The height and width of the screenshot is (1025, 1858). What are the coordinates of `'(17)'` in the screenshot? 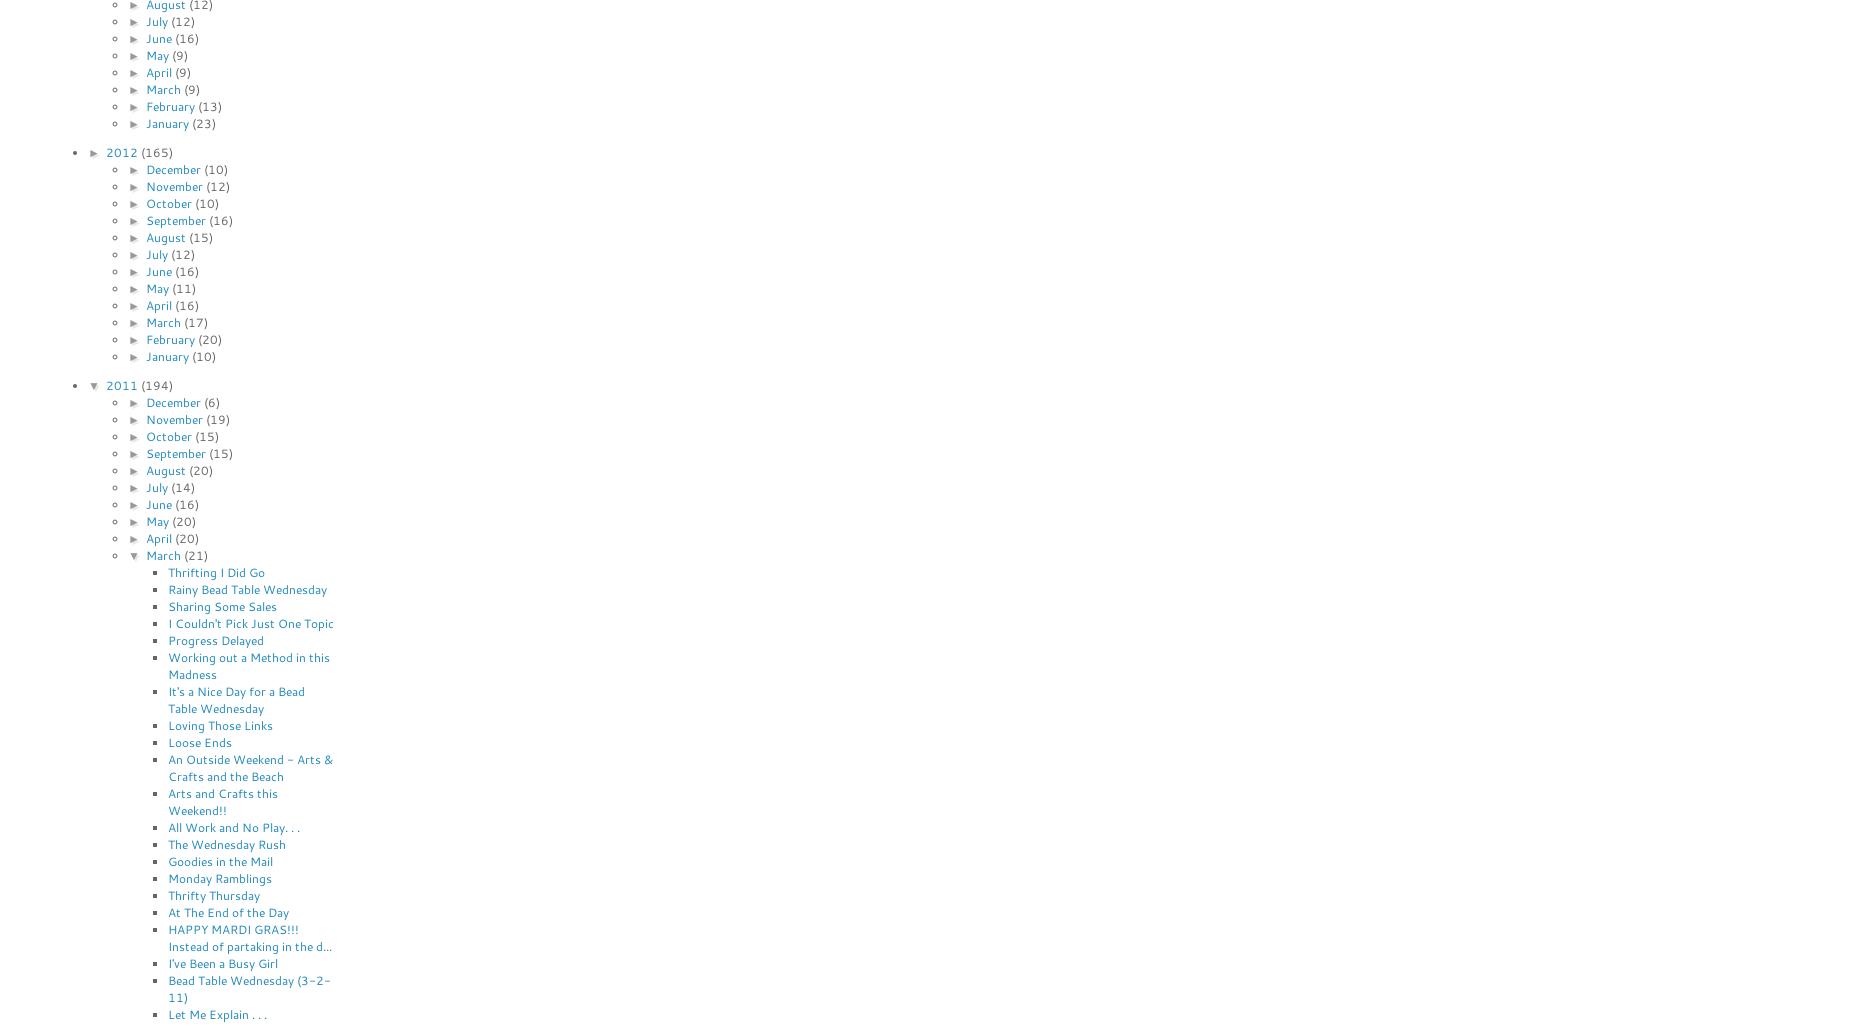 It's located at (194, 321).